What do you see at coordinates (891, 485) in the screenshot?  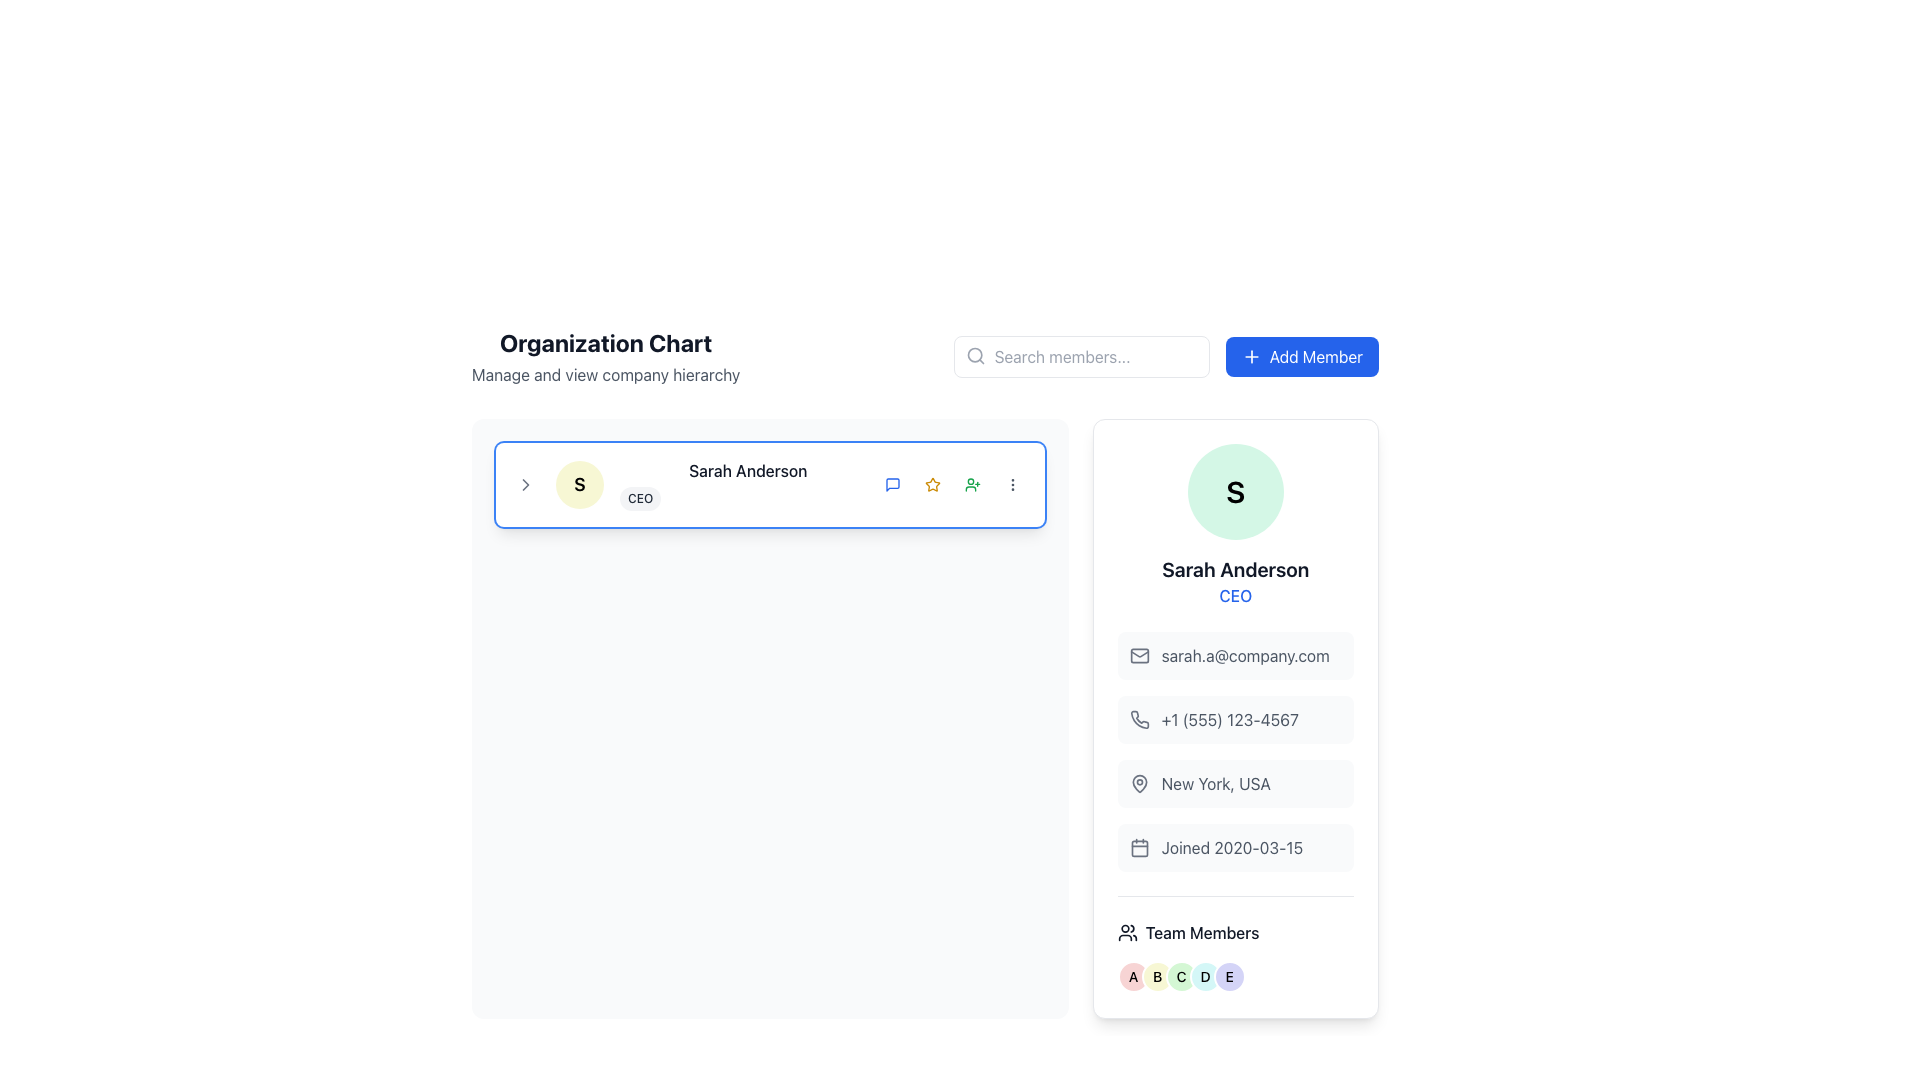 I see `the messaging icon located in the central toolbar` at bounding box center [891, 485].